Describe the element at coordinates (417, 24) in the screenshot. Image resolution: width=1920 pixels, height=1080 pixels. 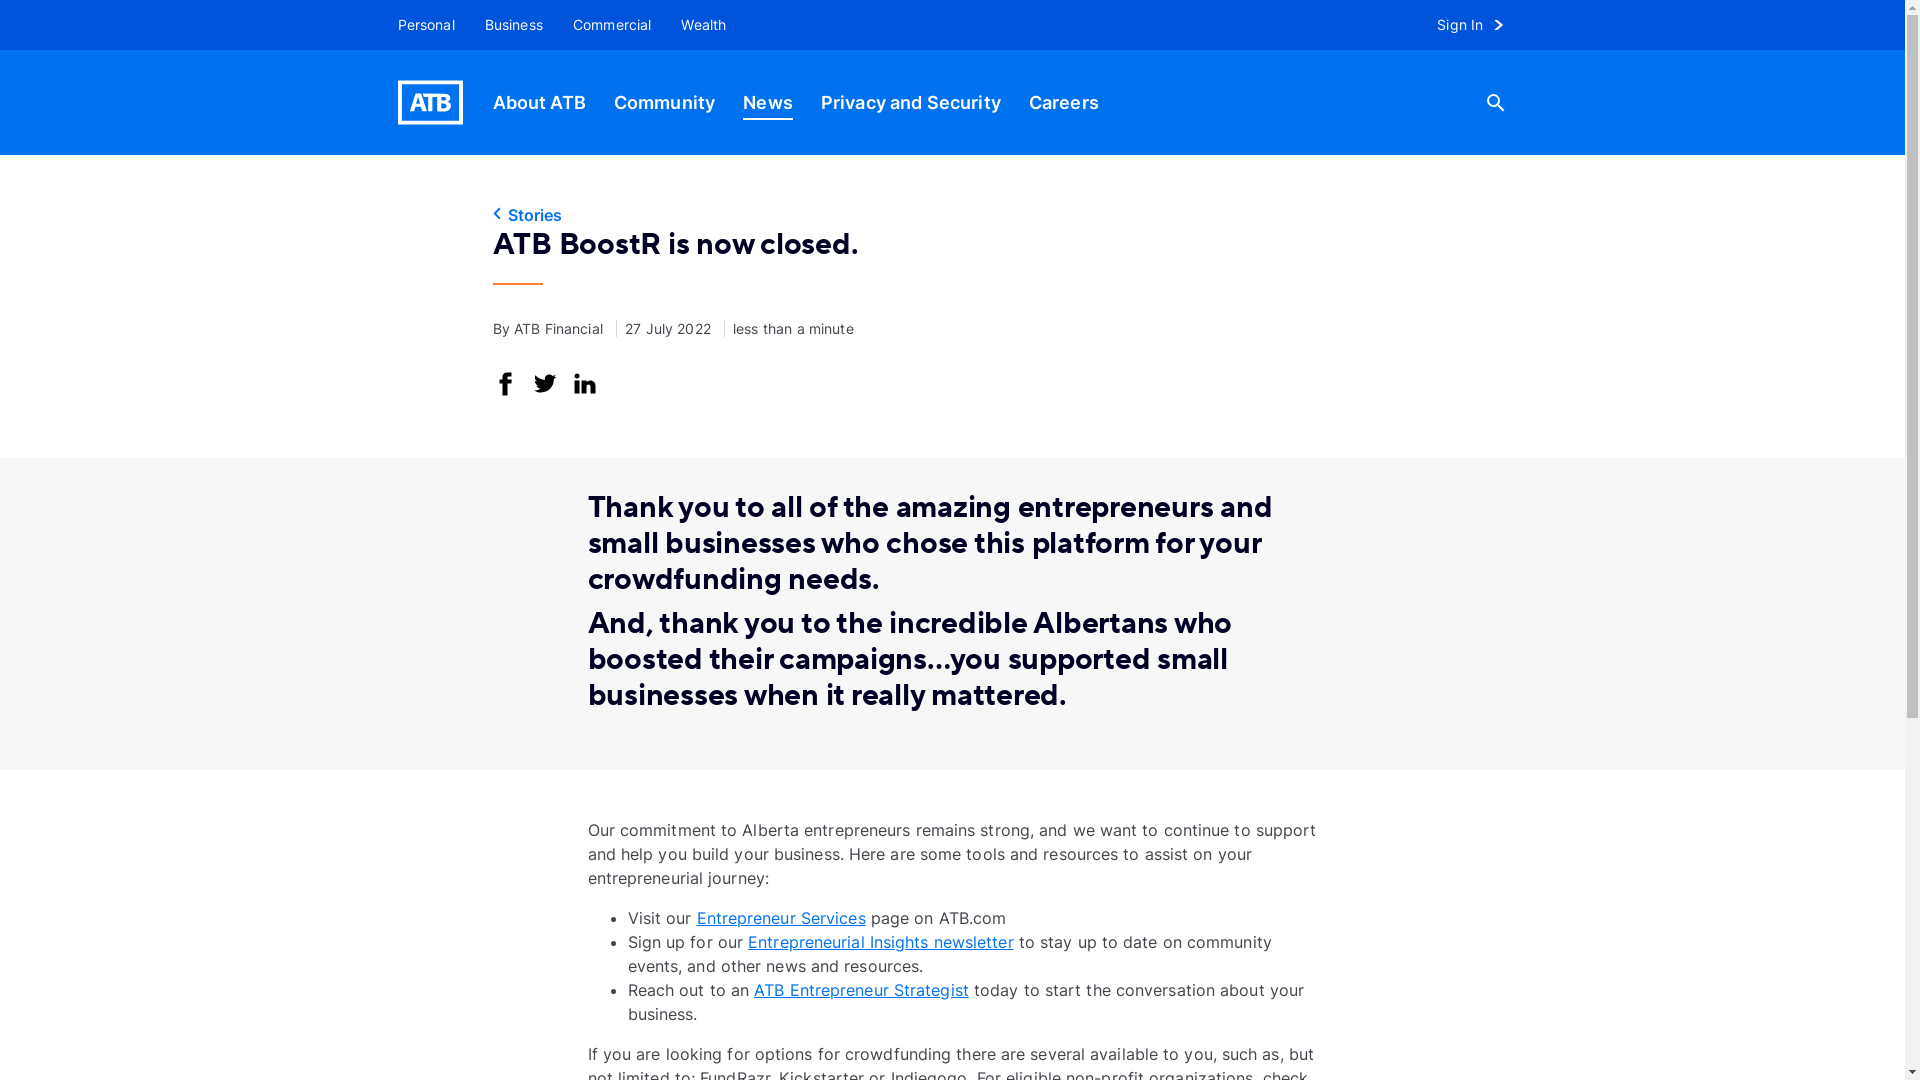
I see `'Personal'` at that location.